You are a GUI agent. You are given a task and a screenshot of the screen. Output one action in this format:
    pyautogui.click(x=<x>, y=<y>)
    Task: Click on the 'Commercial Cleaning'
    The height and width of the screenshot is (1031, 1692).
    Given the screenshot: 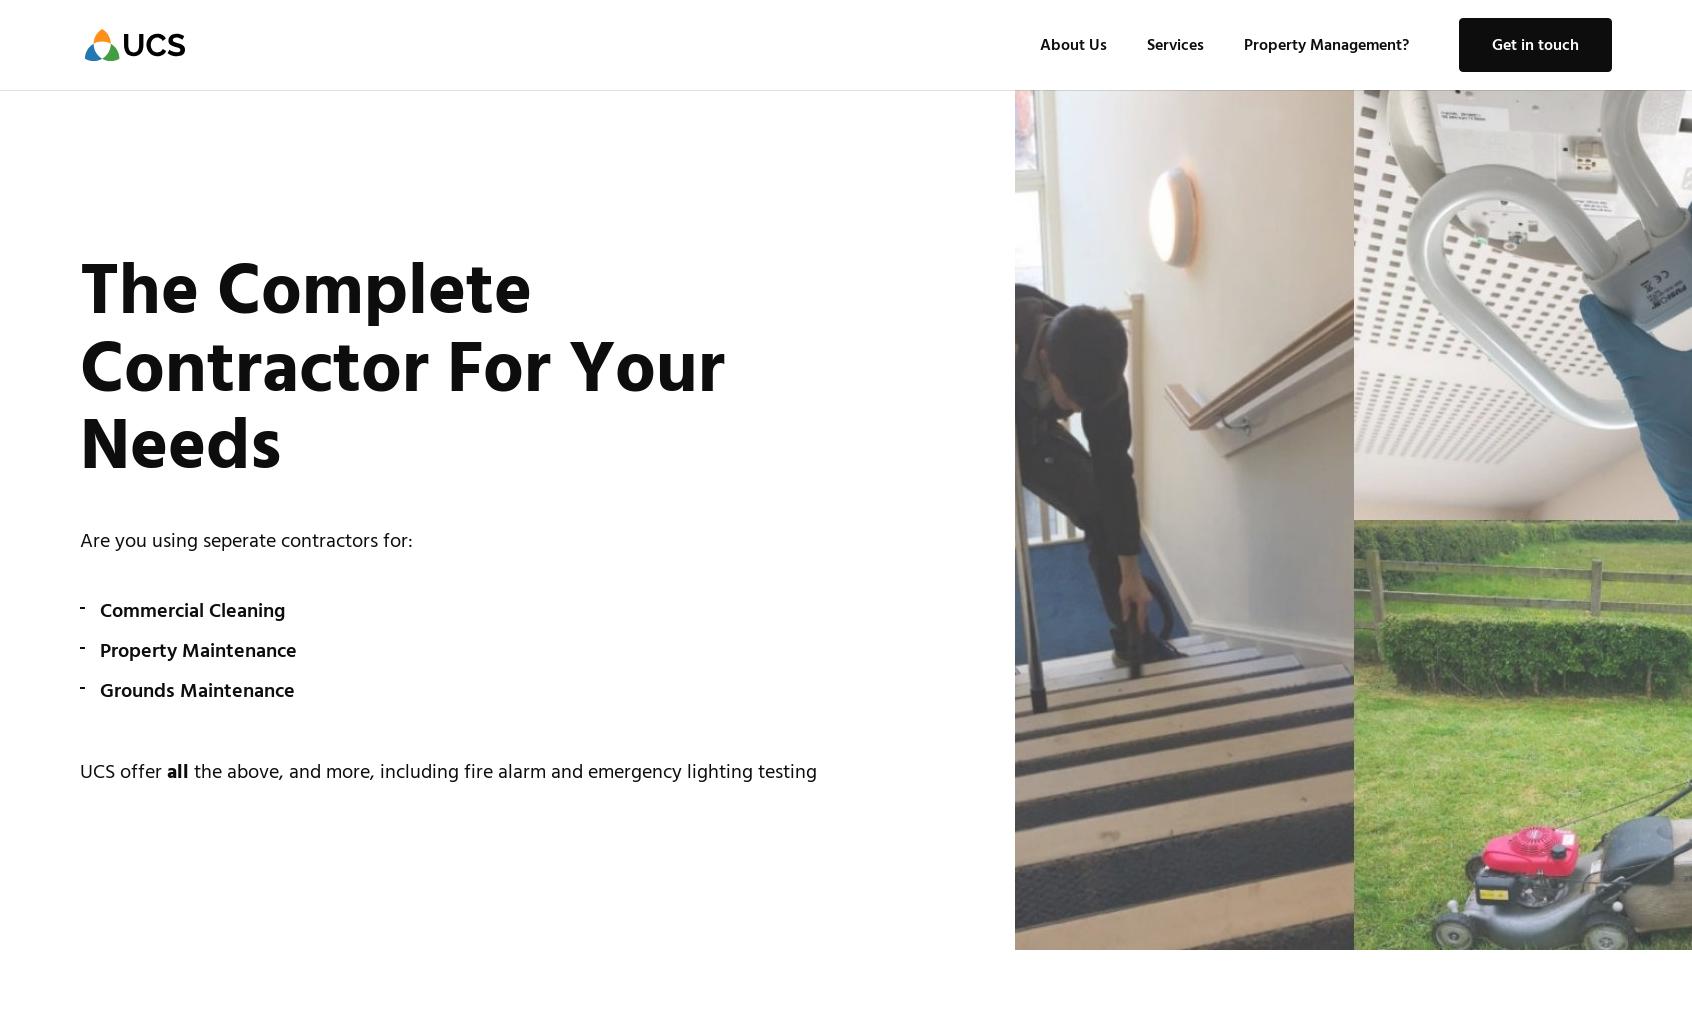 What is the action you would take?
    pyautogui.click(x=191, y=609)
    